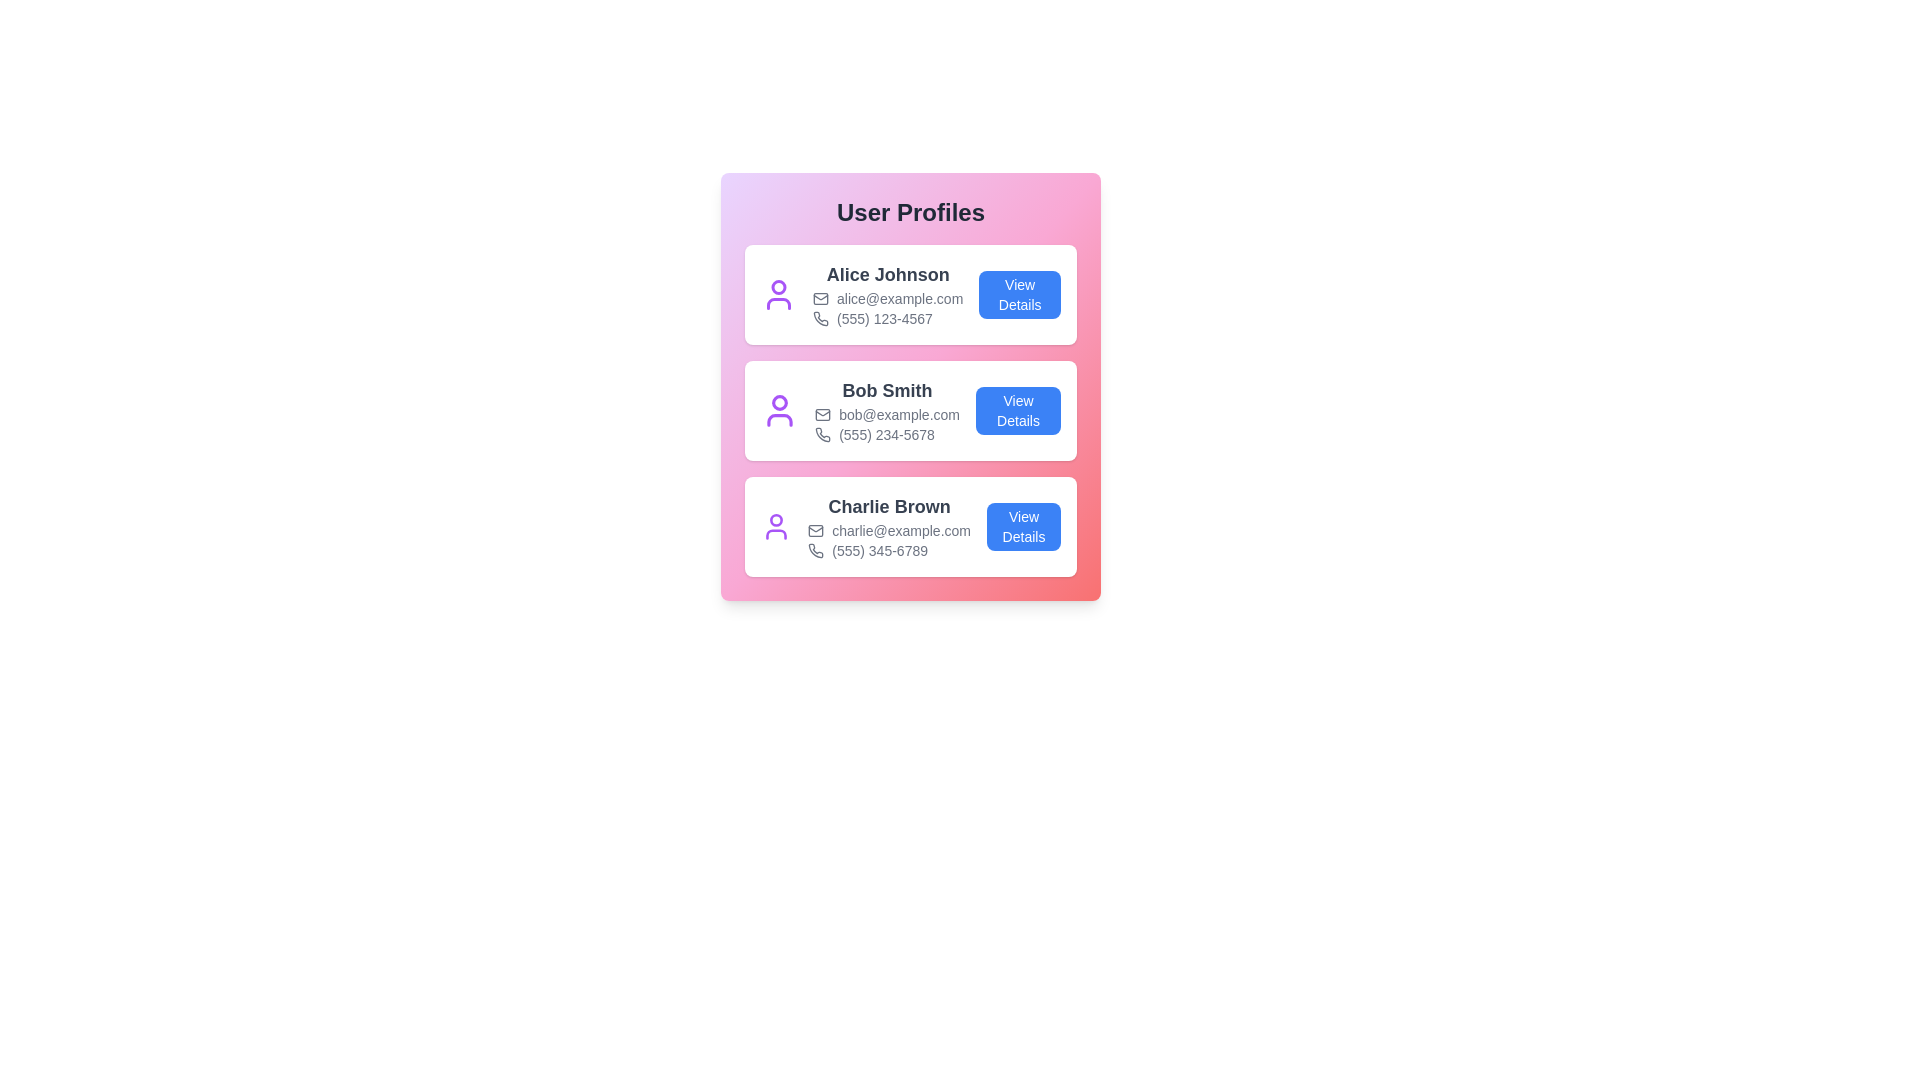  What do you see at coordinates (1020, 294) in the screenshot?
I see `'View Details' button for the user profile of Alice Johnson` at bounding box center [1020, 294].